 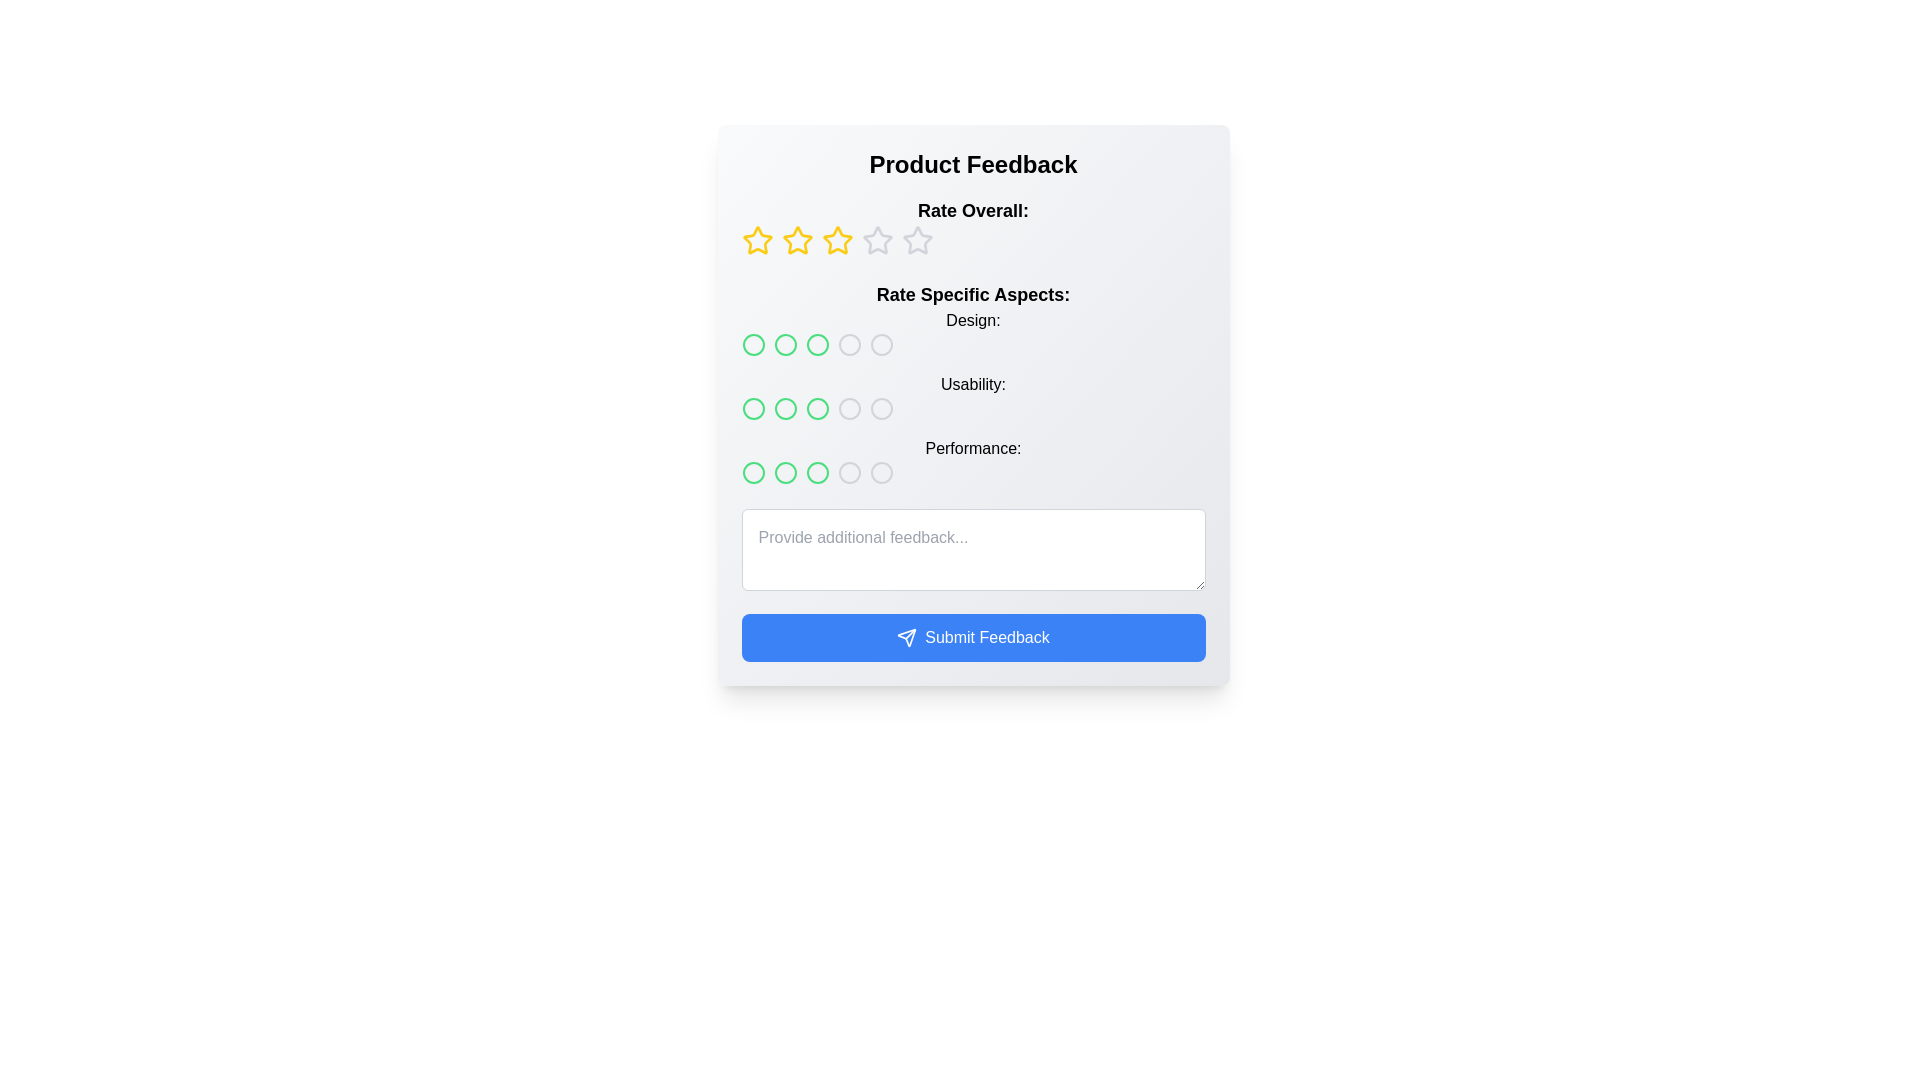 What do you see at coordinates (849, 473) in the screenshot?
I see `the fourth radio button in the third row under 'Rate Specific Aspects:' labeled 'Performance'` at bounding box center [849, 473].